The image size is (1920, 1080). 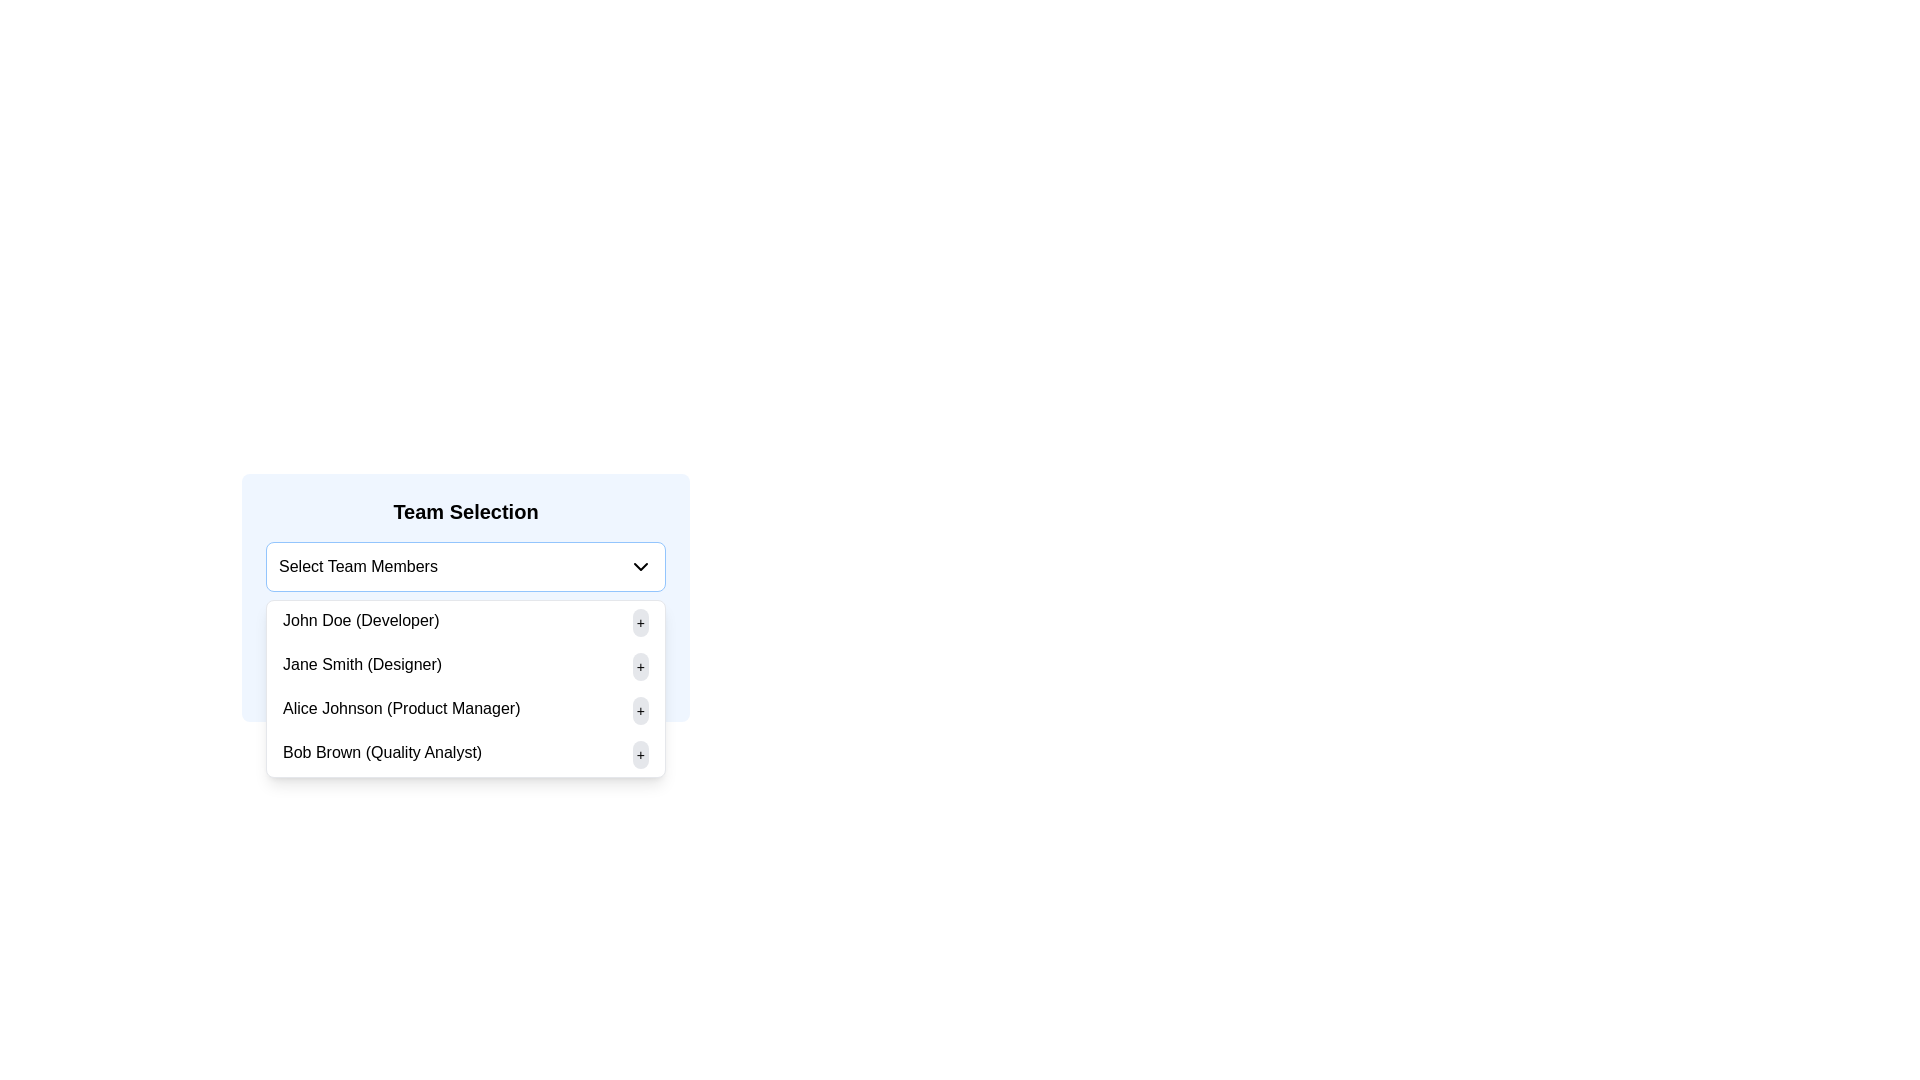 What do you see at coordinates (362, 667) in the screenshot?
I see `the text label displaying 'Jane Smith (Designer)' which is the second item in the dropdown menu labeled 'Select Team Members'` at bounding box center [362, 667].